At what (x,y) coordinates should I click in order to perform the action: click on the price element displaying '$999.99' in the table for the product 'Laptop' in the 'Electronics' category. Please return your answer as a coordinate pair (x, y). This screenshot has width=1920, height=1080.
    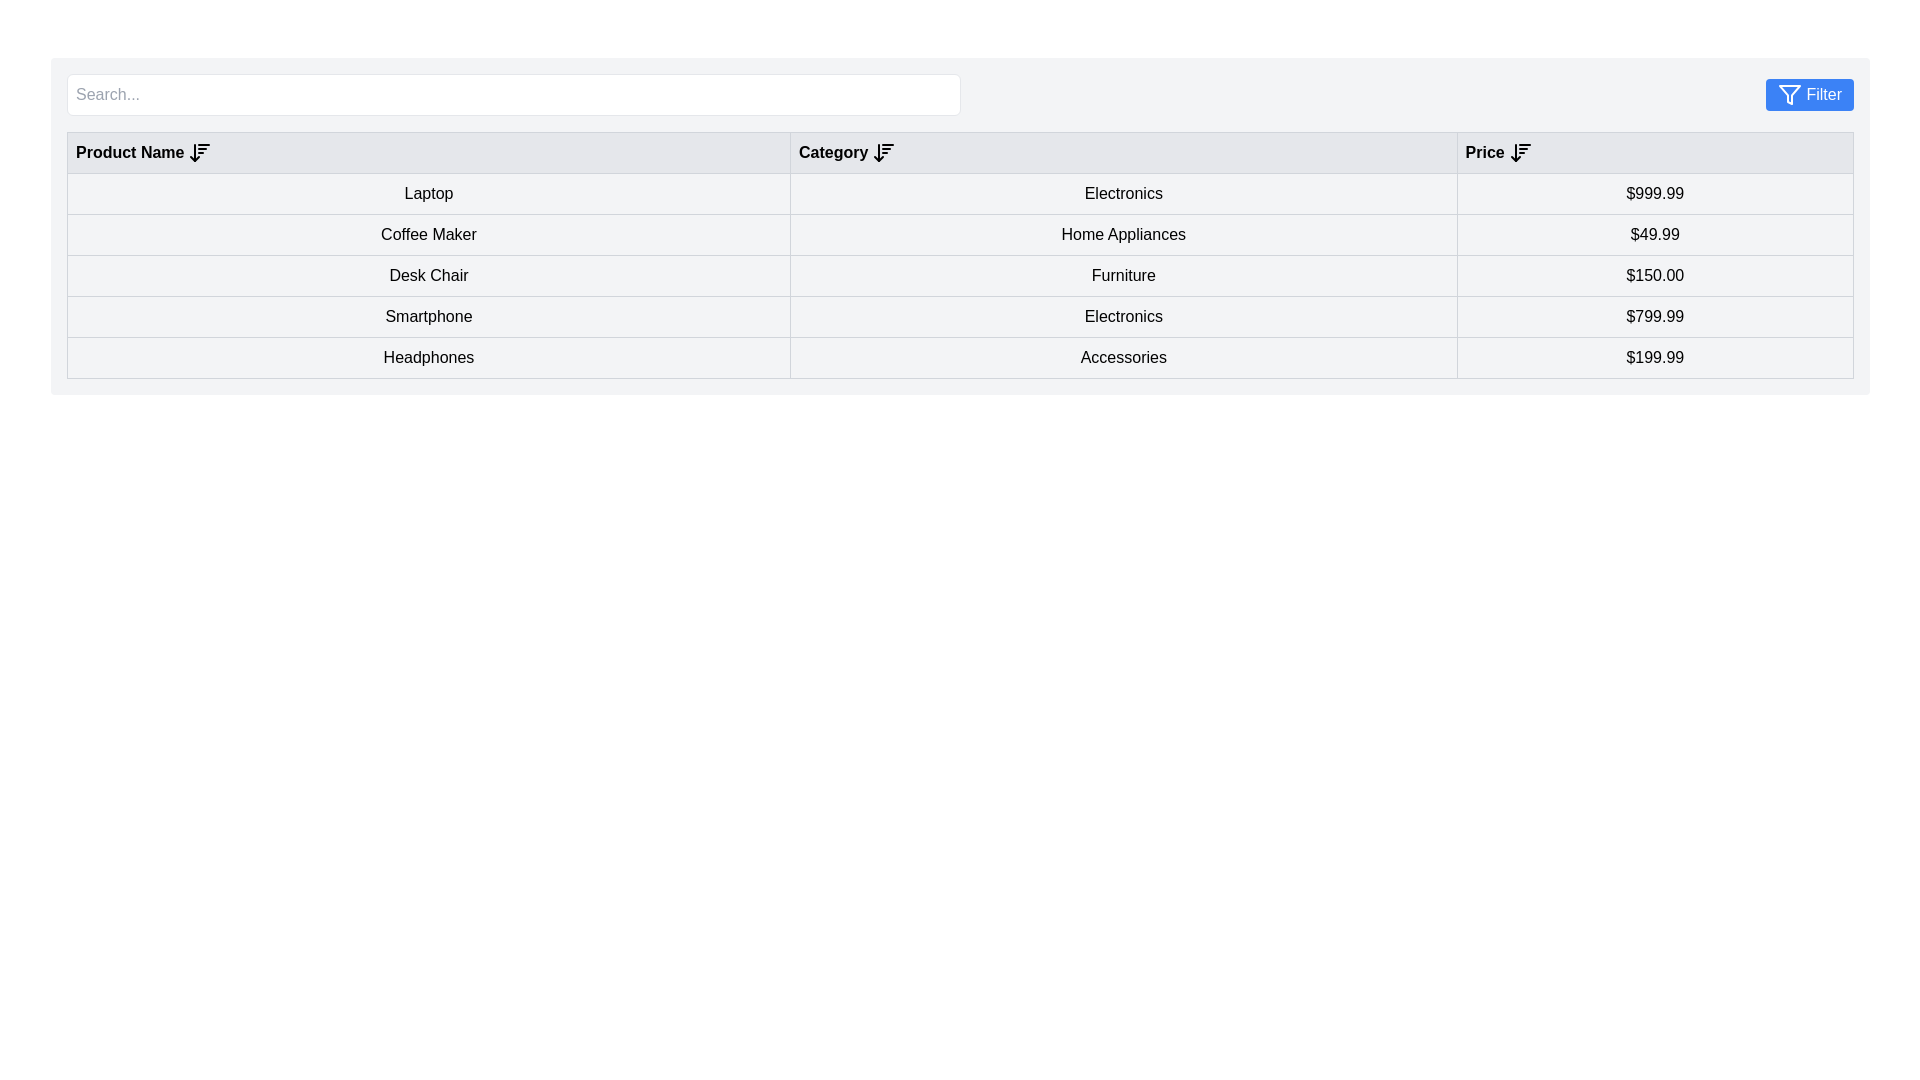
    Looking at the image, I should click on (1655, 193).